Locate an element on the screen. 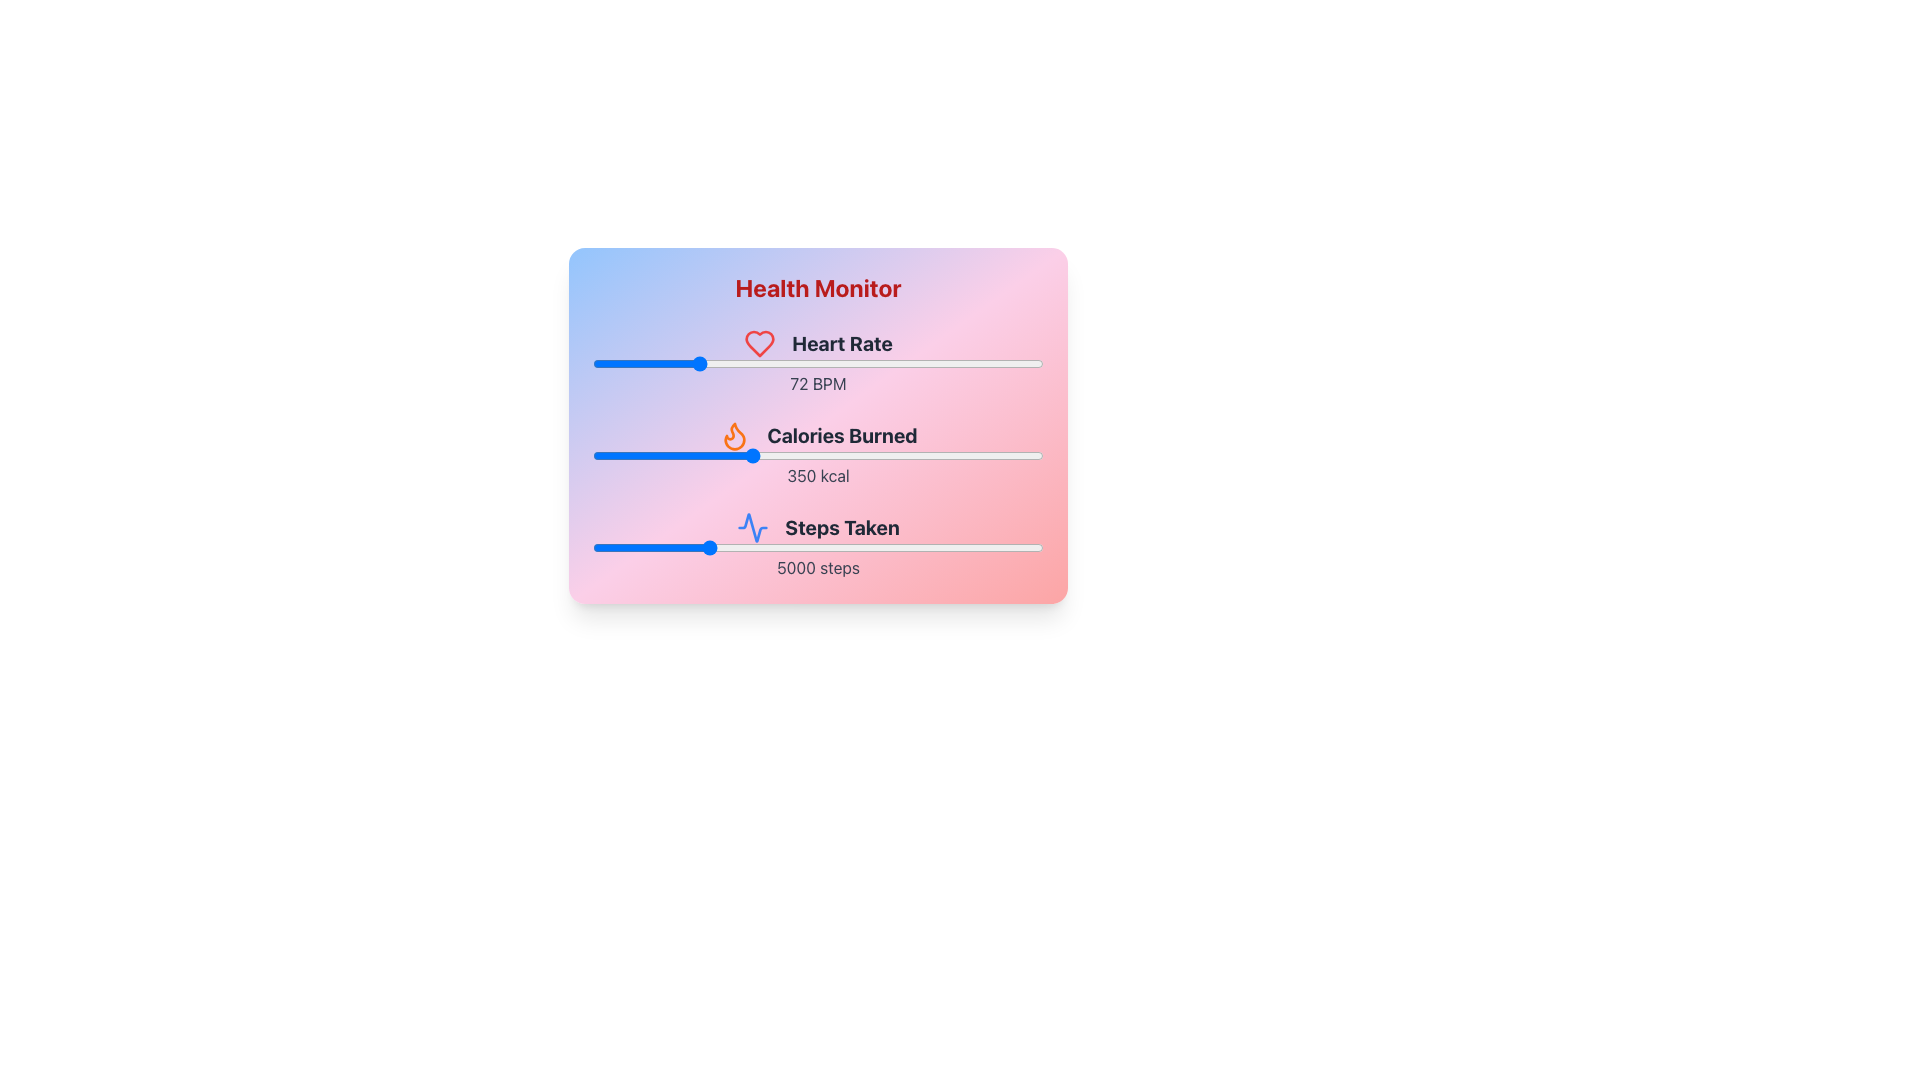 The image size is (1920, 1080). the calories burned slider is located at coordinates (609, 455).